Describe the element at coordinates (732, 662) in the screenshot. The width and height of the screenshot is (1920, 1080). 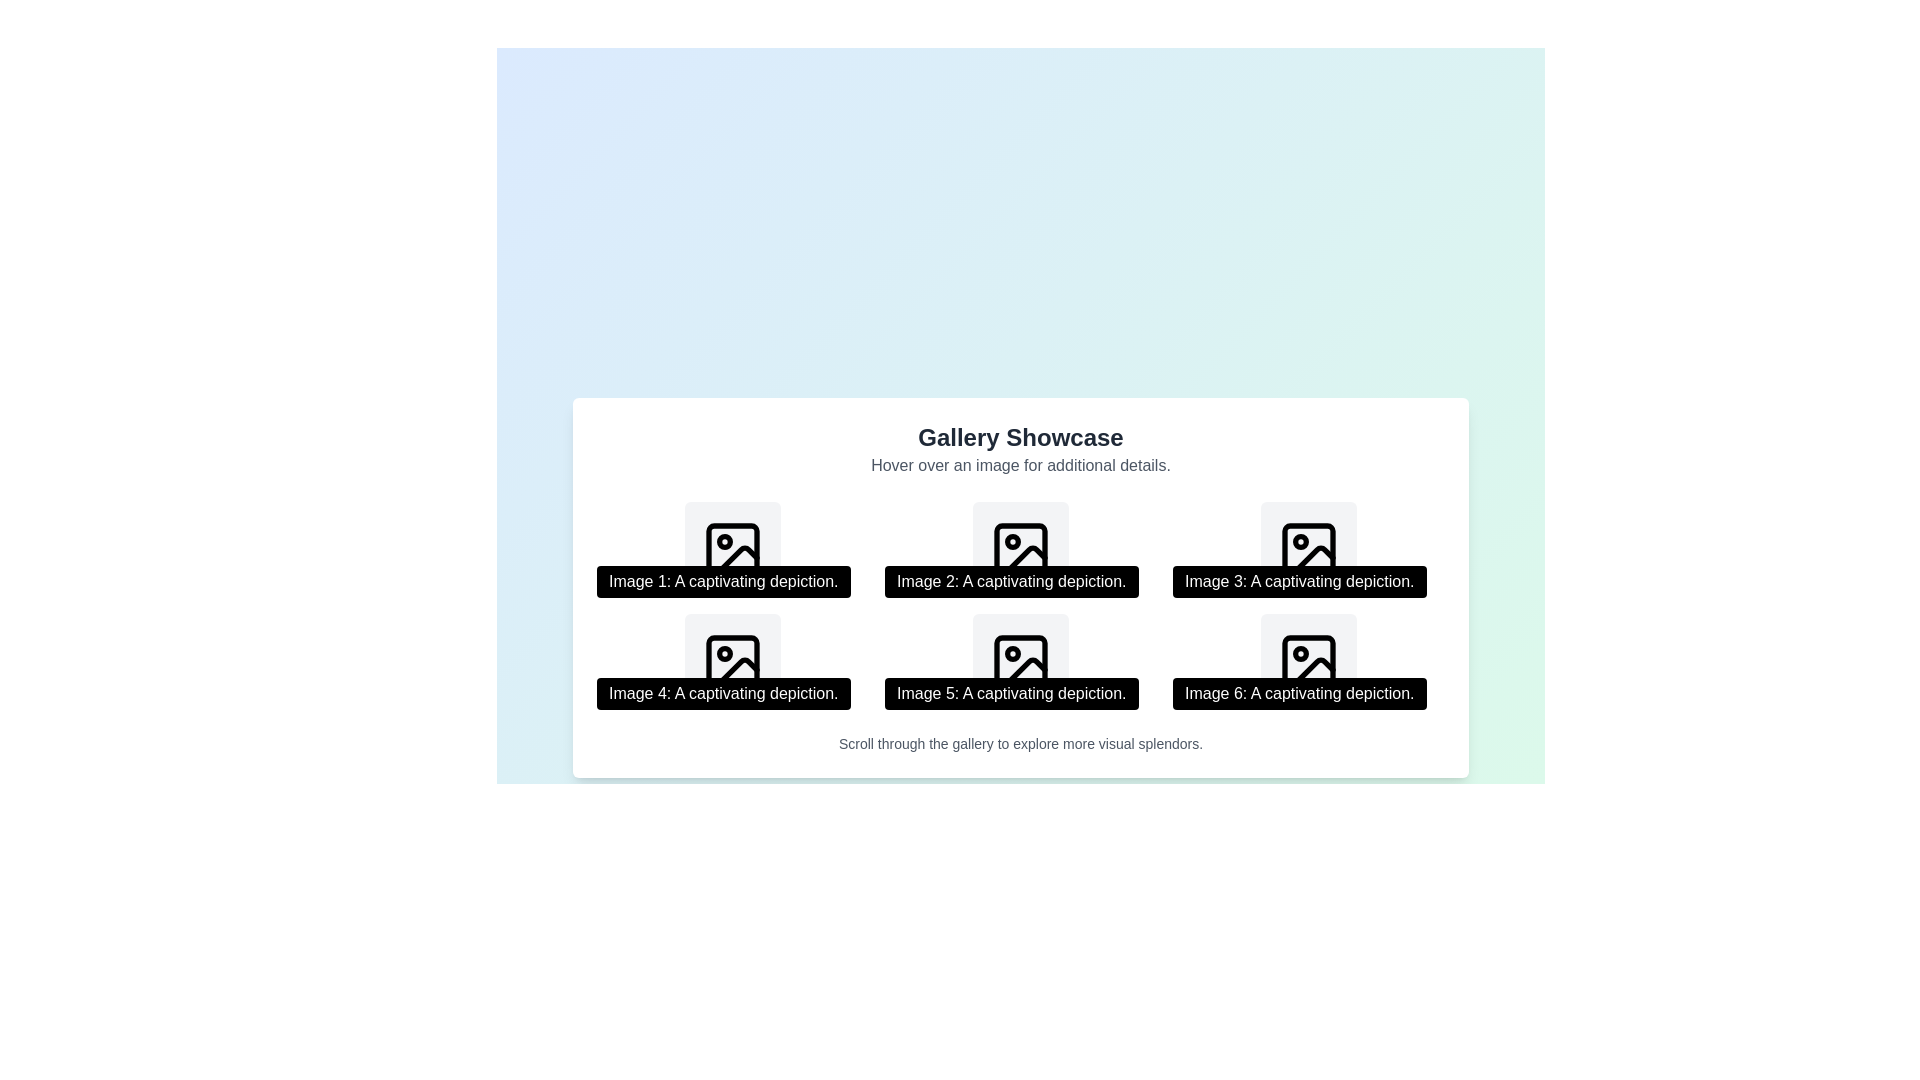
I see `the Visual Placeholder located in the bottom-left section of the gallery grid` at that location.